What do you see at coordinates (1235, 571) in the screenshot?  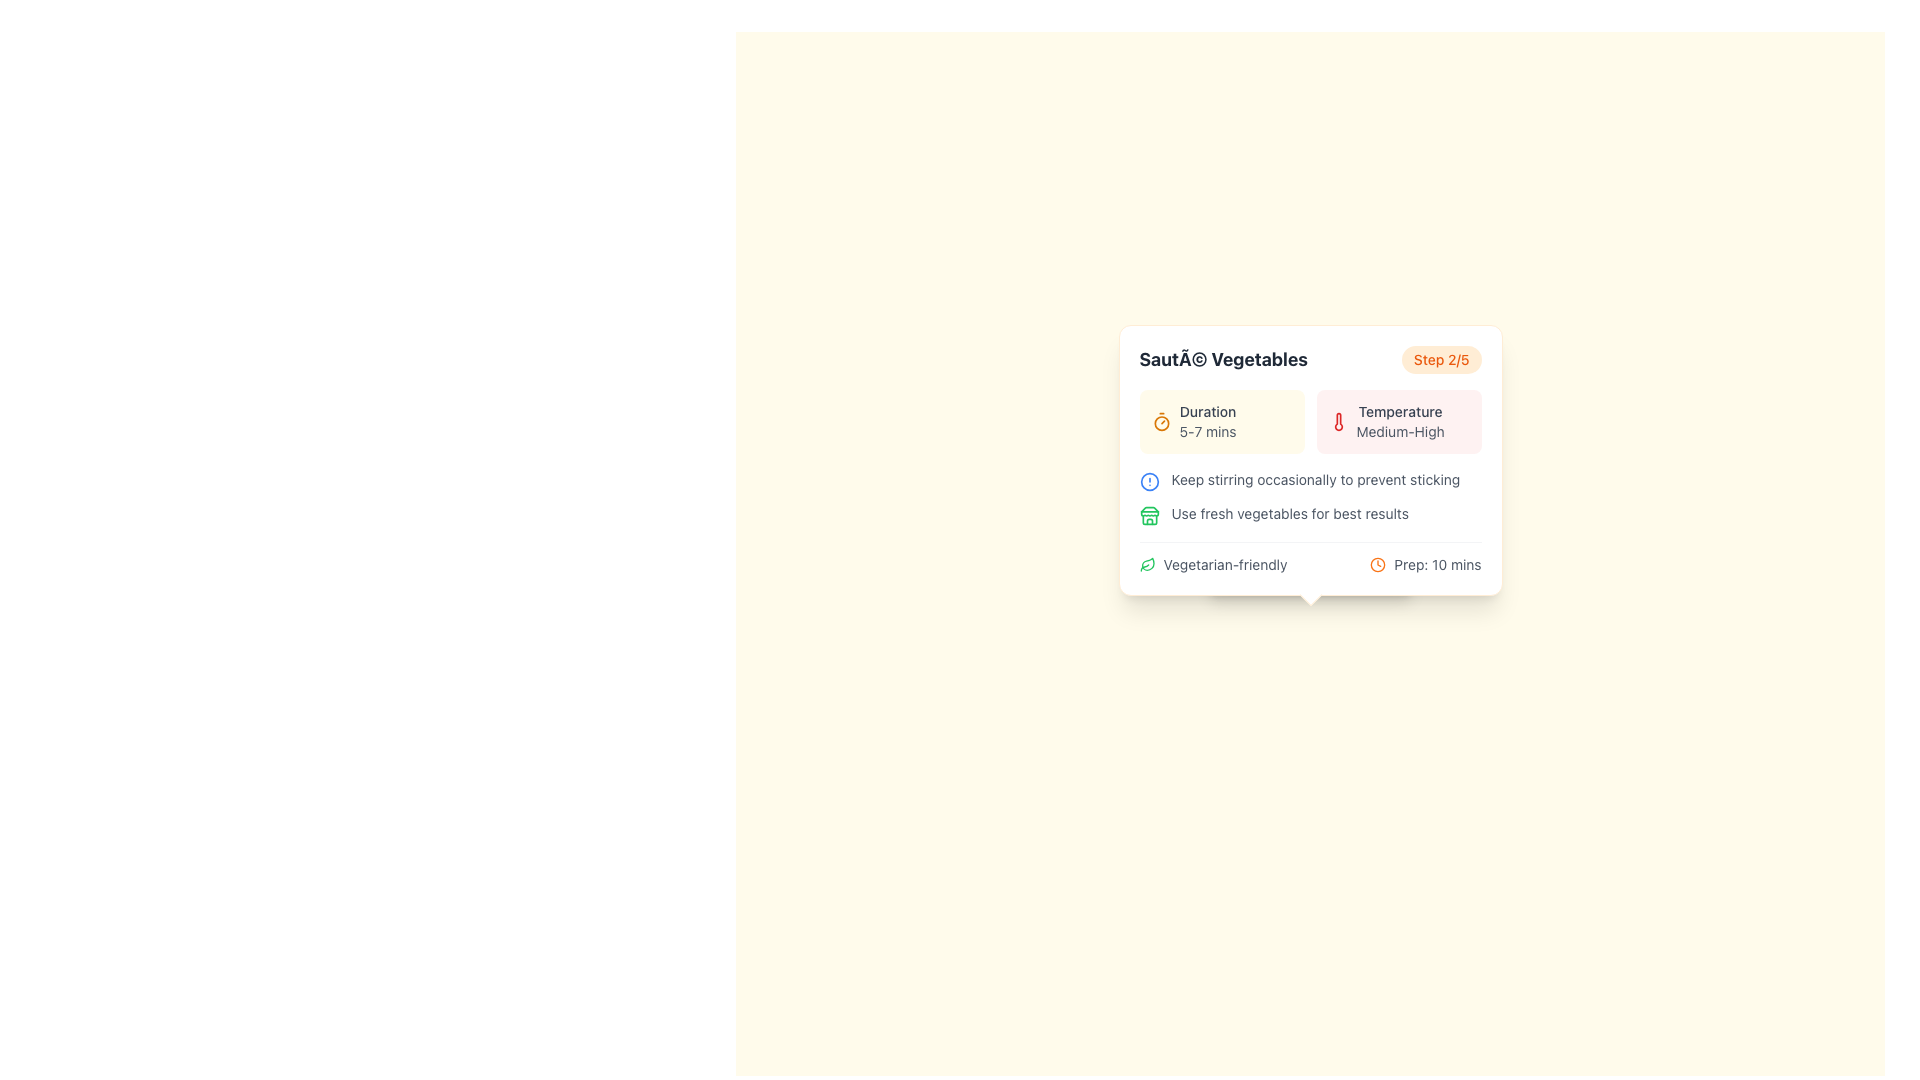 I see `the chef hat icon representing the vegetarian-friendly status of the food item located next to the text 'Vegetarian-friendly'` at bounding box center [1235, 571].